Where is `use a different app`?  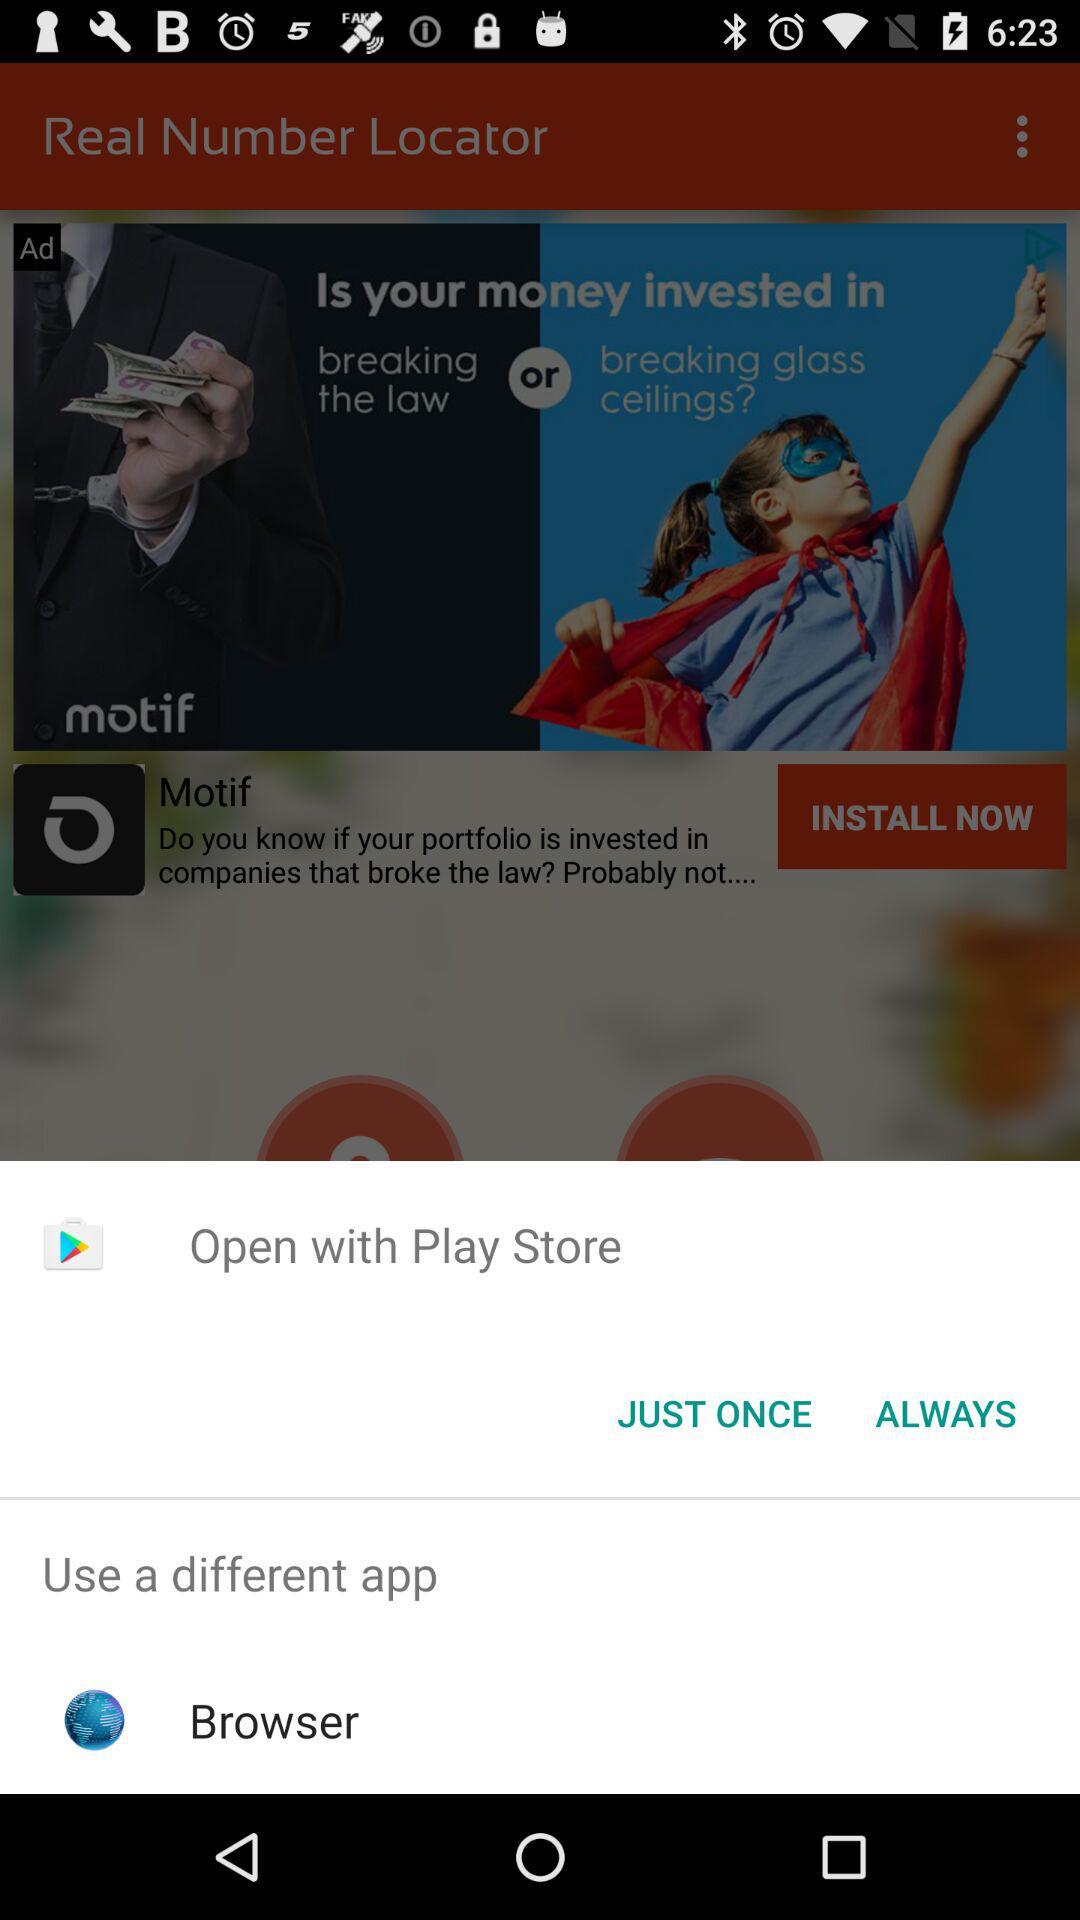
use a different app is located at coordinates (540, 1572).